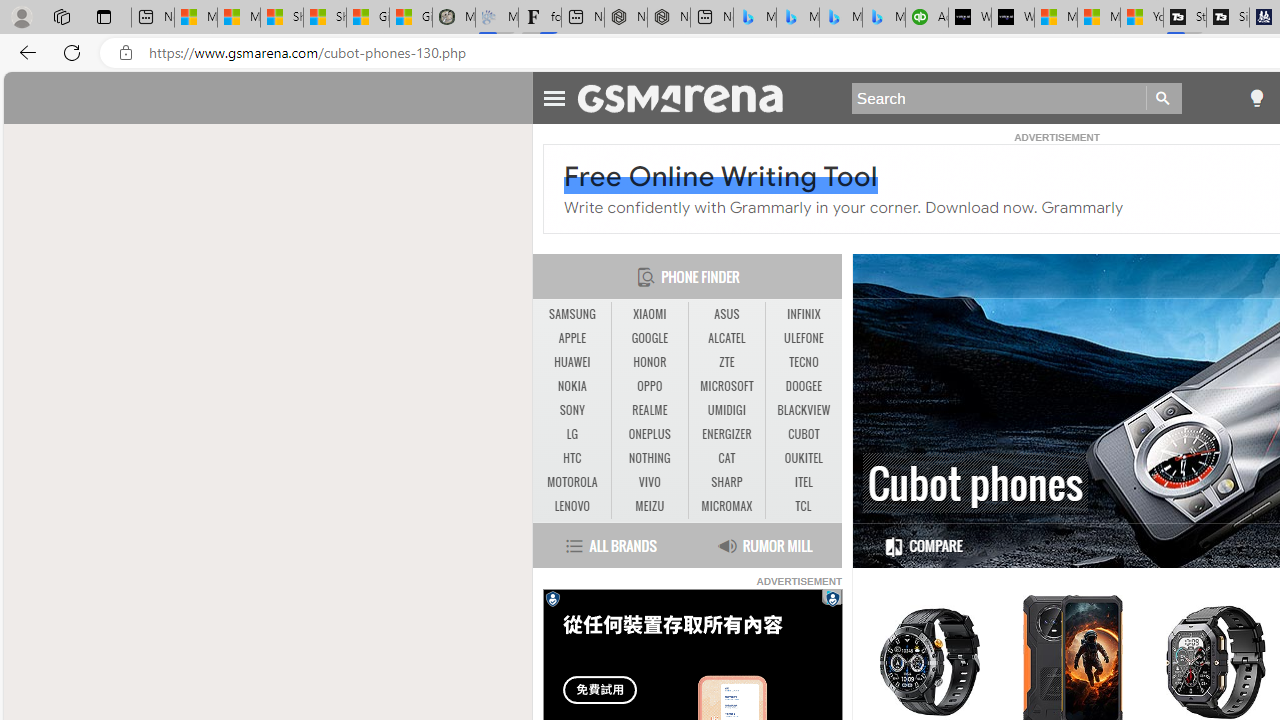 The image size is (1280, 720). I want to click on 'HTC', so click(571, 458).